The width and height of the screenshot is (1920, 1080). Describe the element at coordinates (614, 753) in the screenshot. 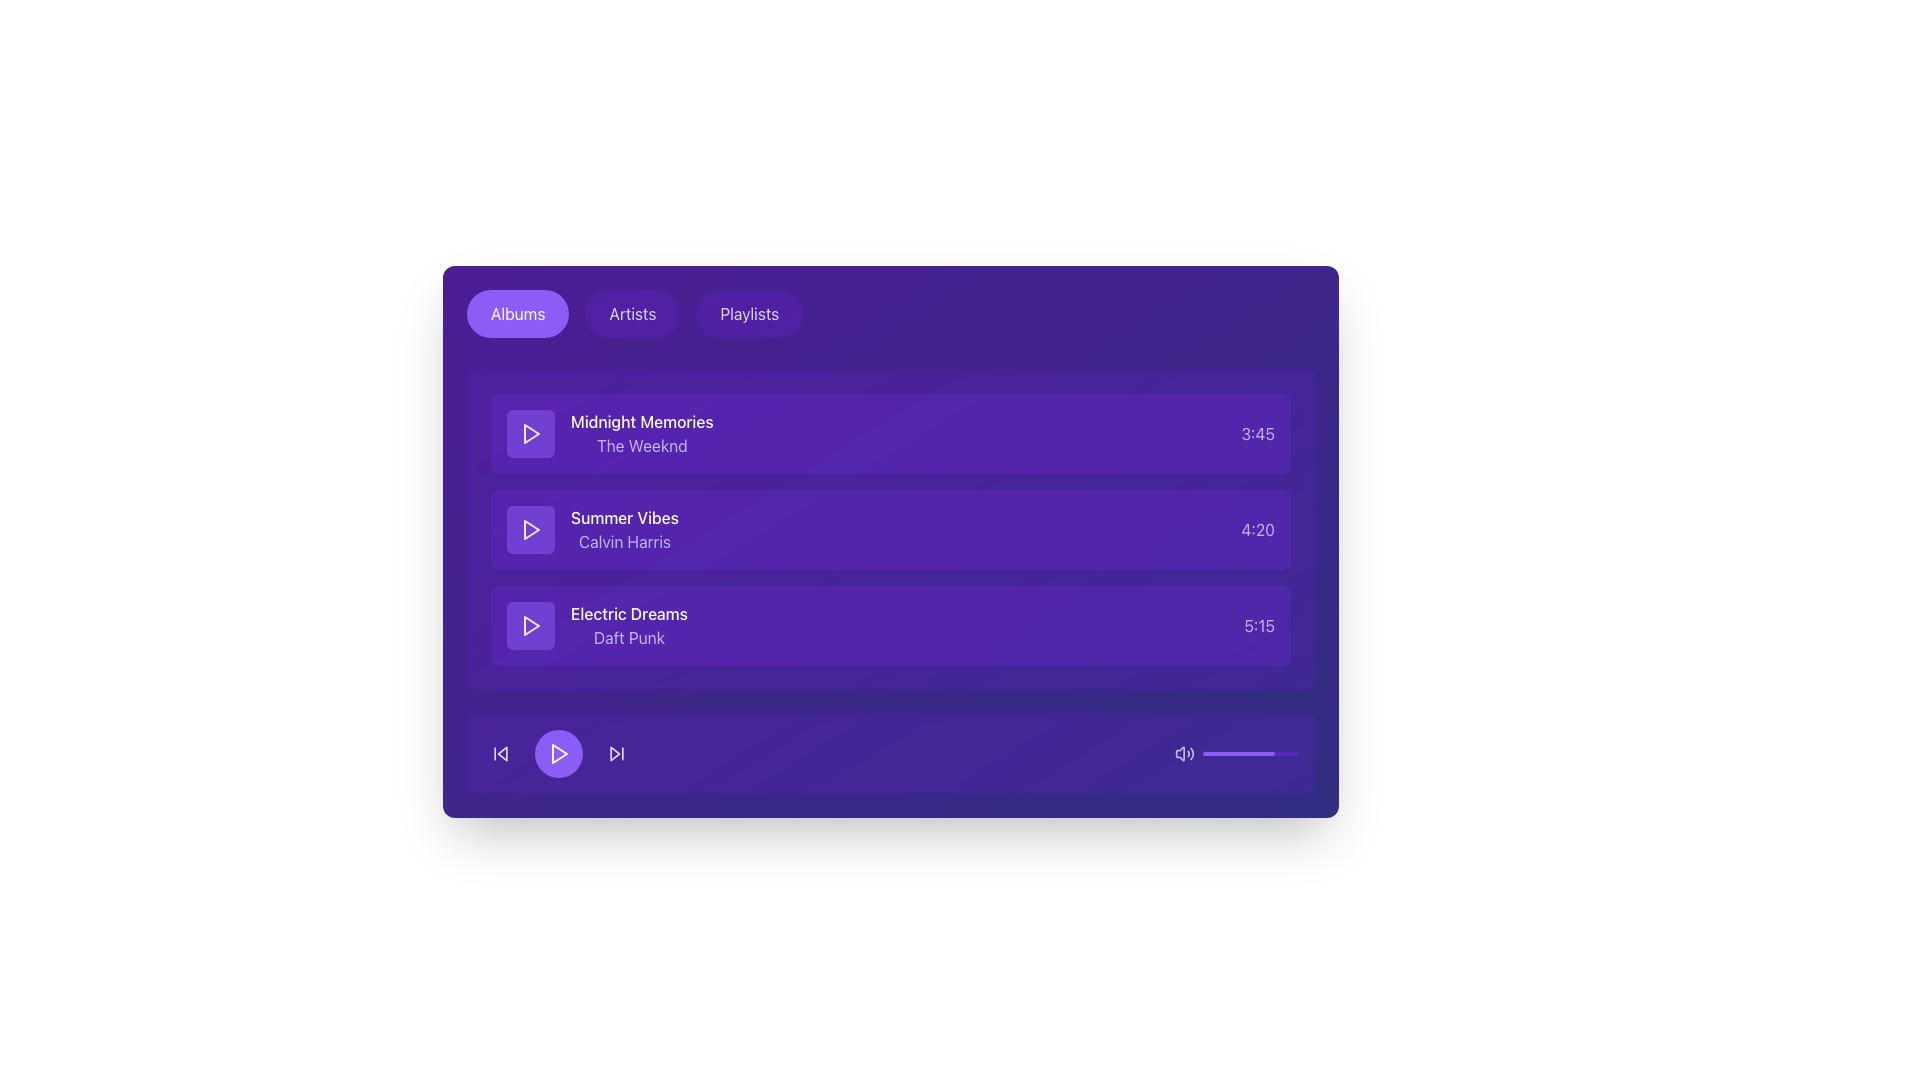

I see `the triangular icon button resembling a forward or skip button located in the bottom-right section of the interface` at that location.